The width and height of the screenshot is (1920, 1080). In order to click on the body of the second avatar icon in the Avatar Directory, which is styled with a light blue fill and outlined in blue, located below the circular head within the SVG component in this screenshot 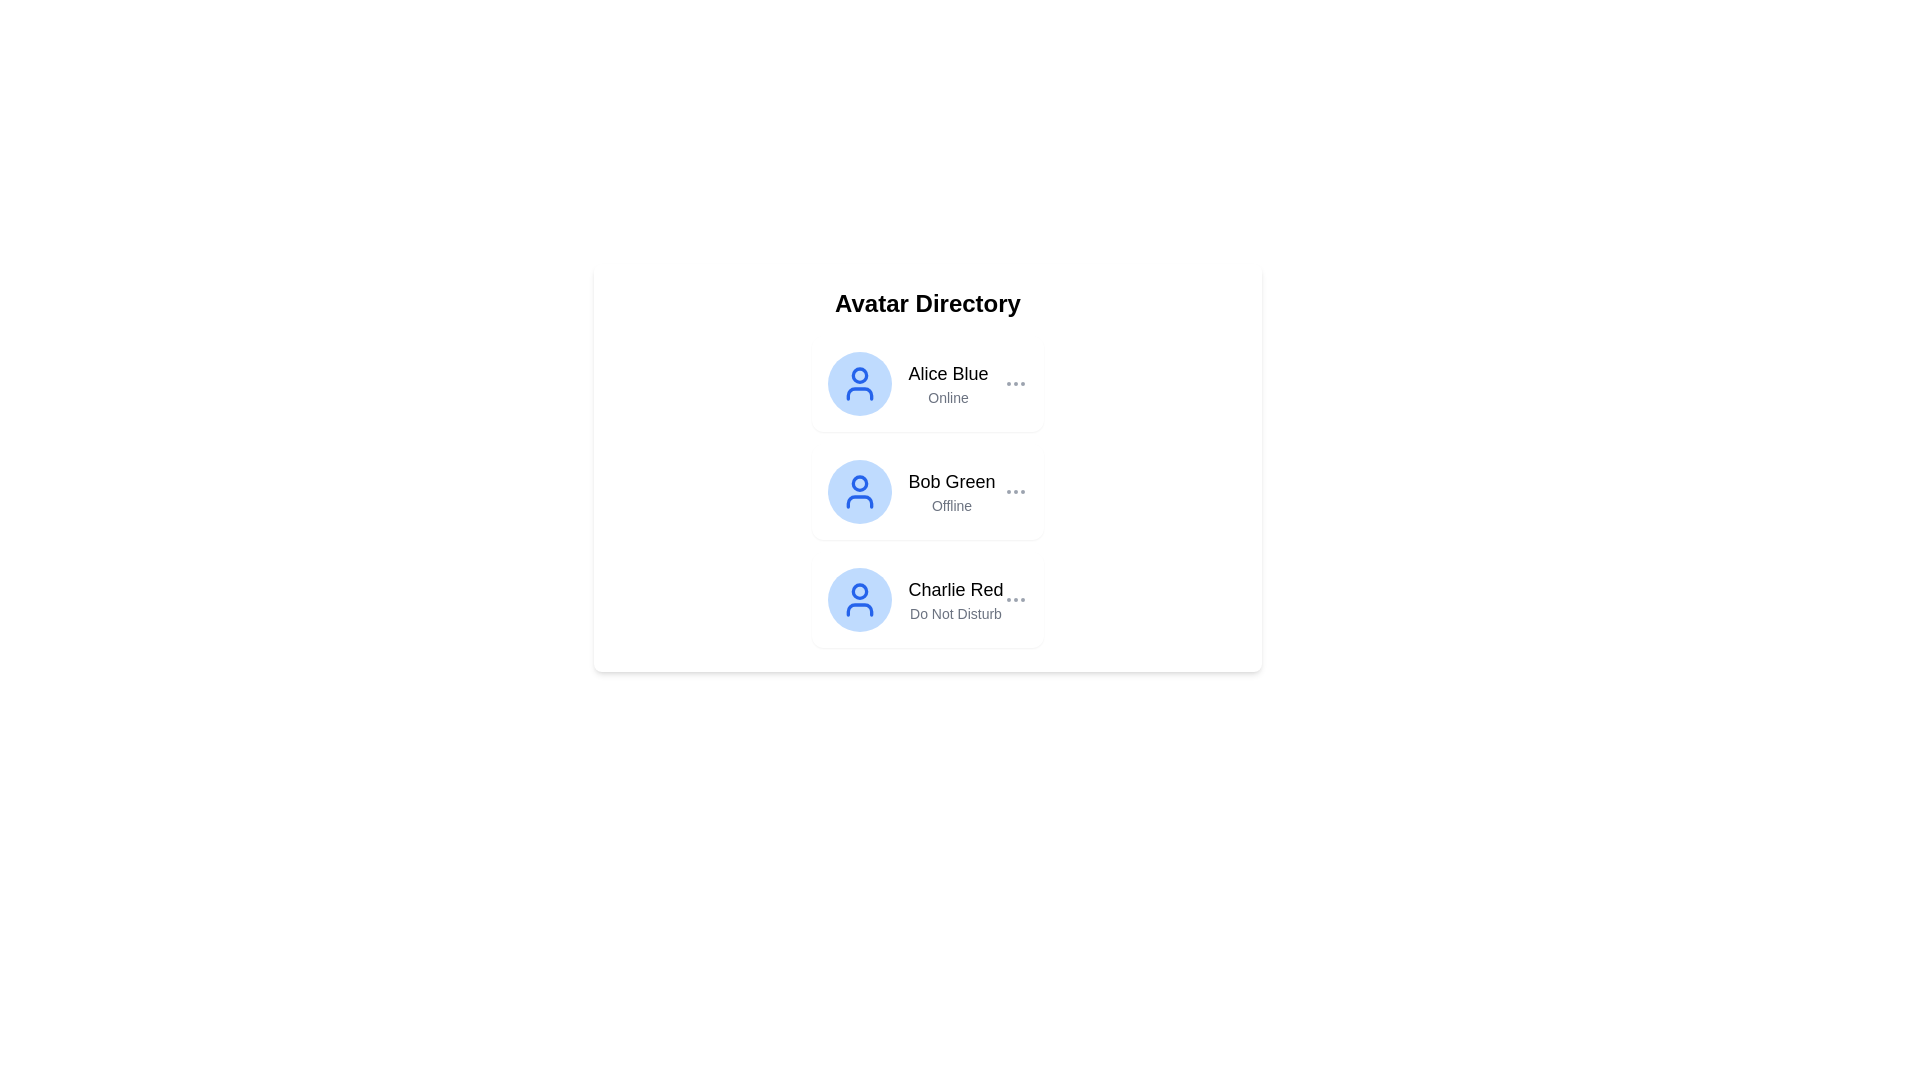, I will do `click(860, 500)`.